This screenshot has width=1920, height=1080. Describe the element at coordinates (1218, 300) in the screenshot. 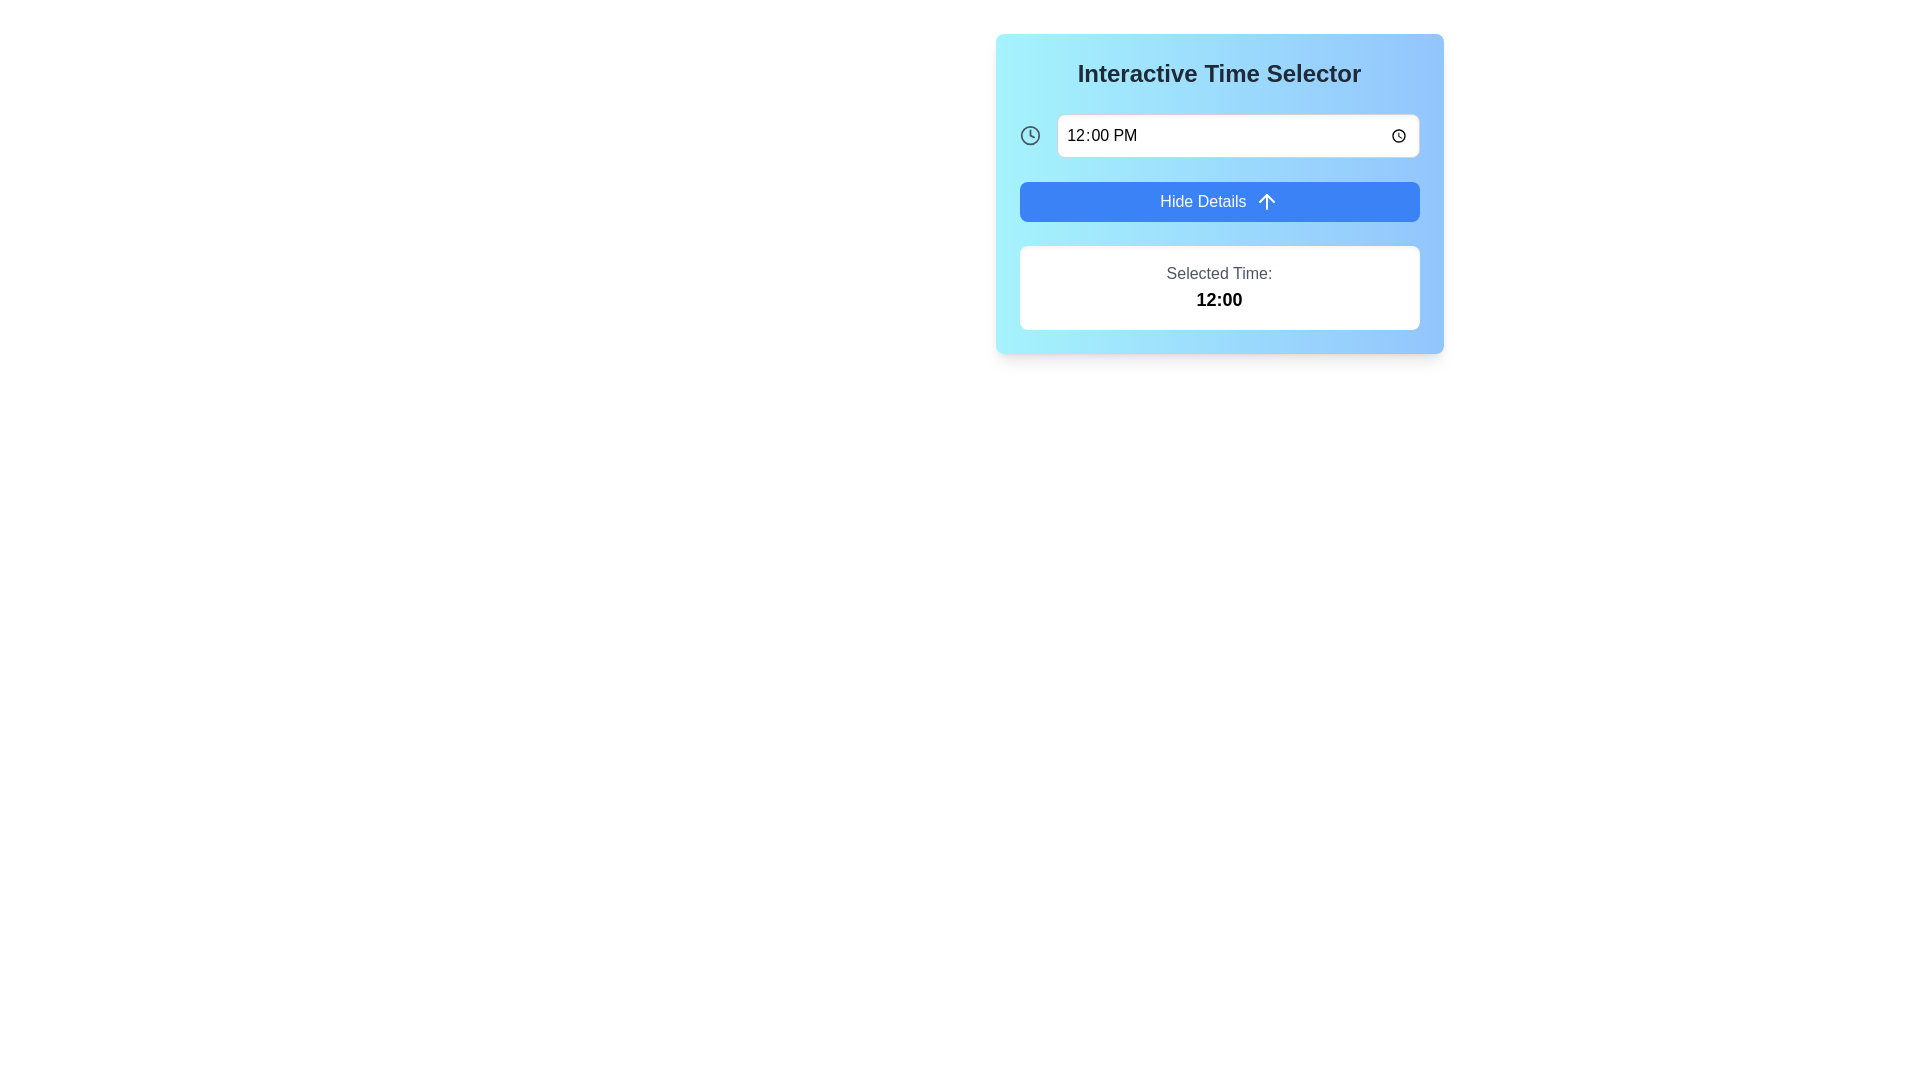

I see `the static text label that displays the currently selected time in the Interactive Time Selector interface, located beneath the 'Selected Time:' text` at that location.